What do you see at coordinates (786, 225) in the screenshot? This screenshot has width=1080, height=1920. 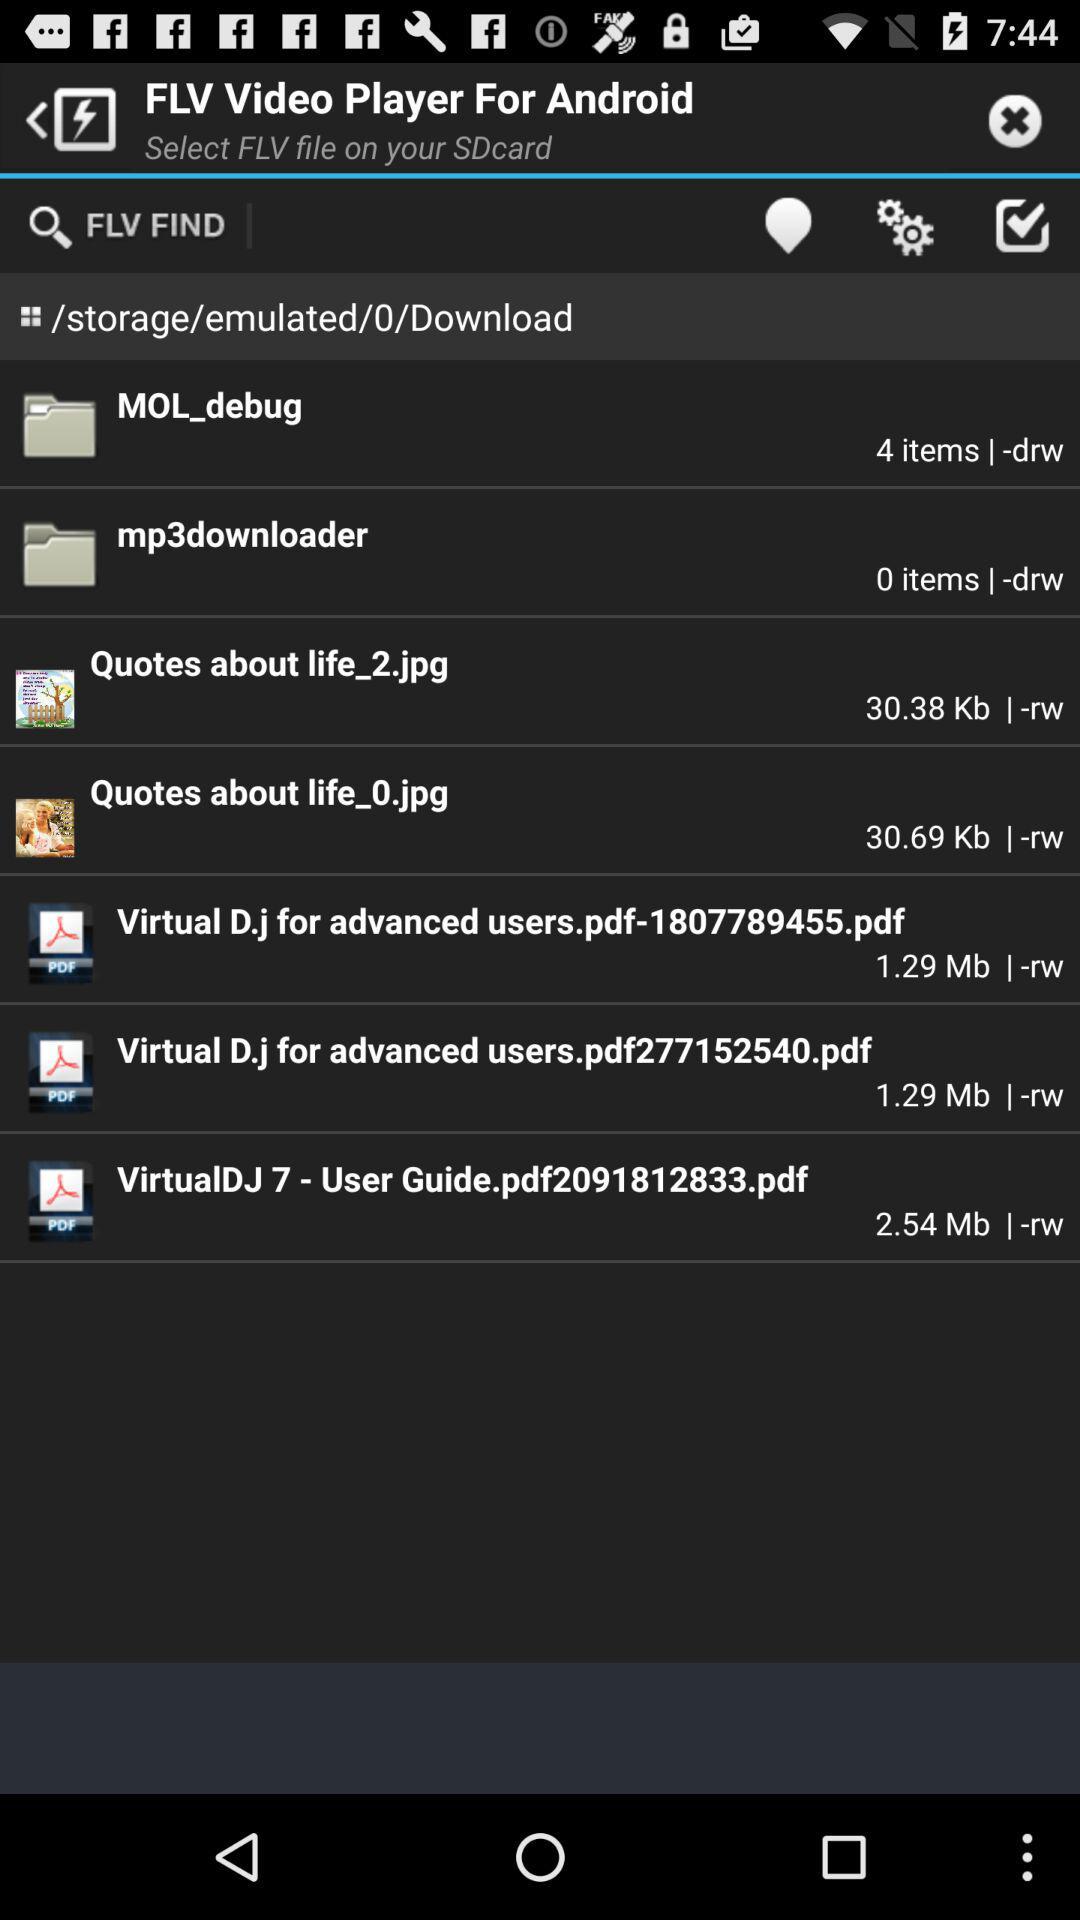 I see `item to the right of storage emulated 0` at bounding box center [786, 225].